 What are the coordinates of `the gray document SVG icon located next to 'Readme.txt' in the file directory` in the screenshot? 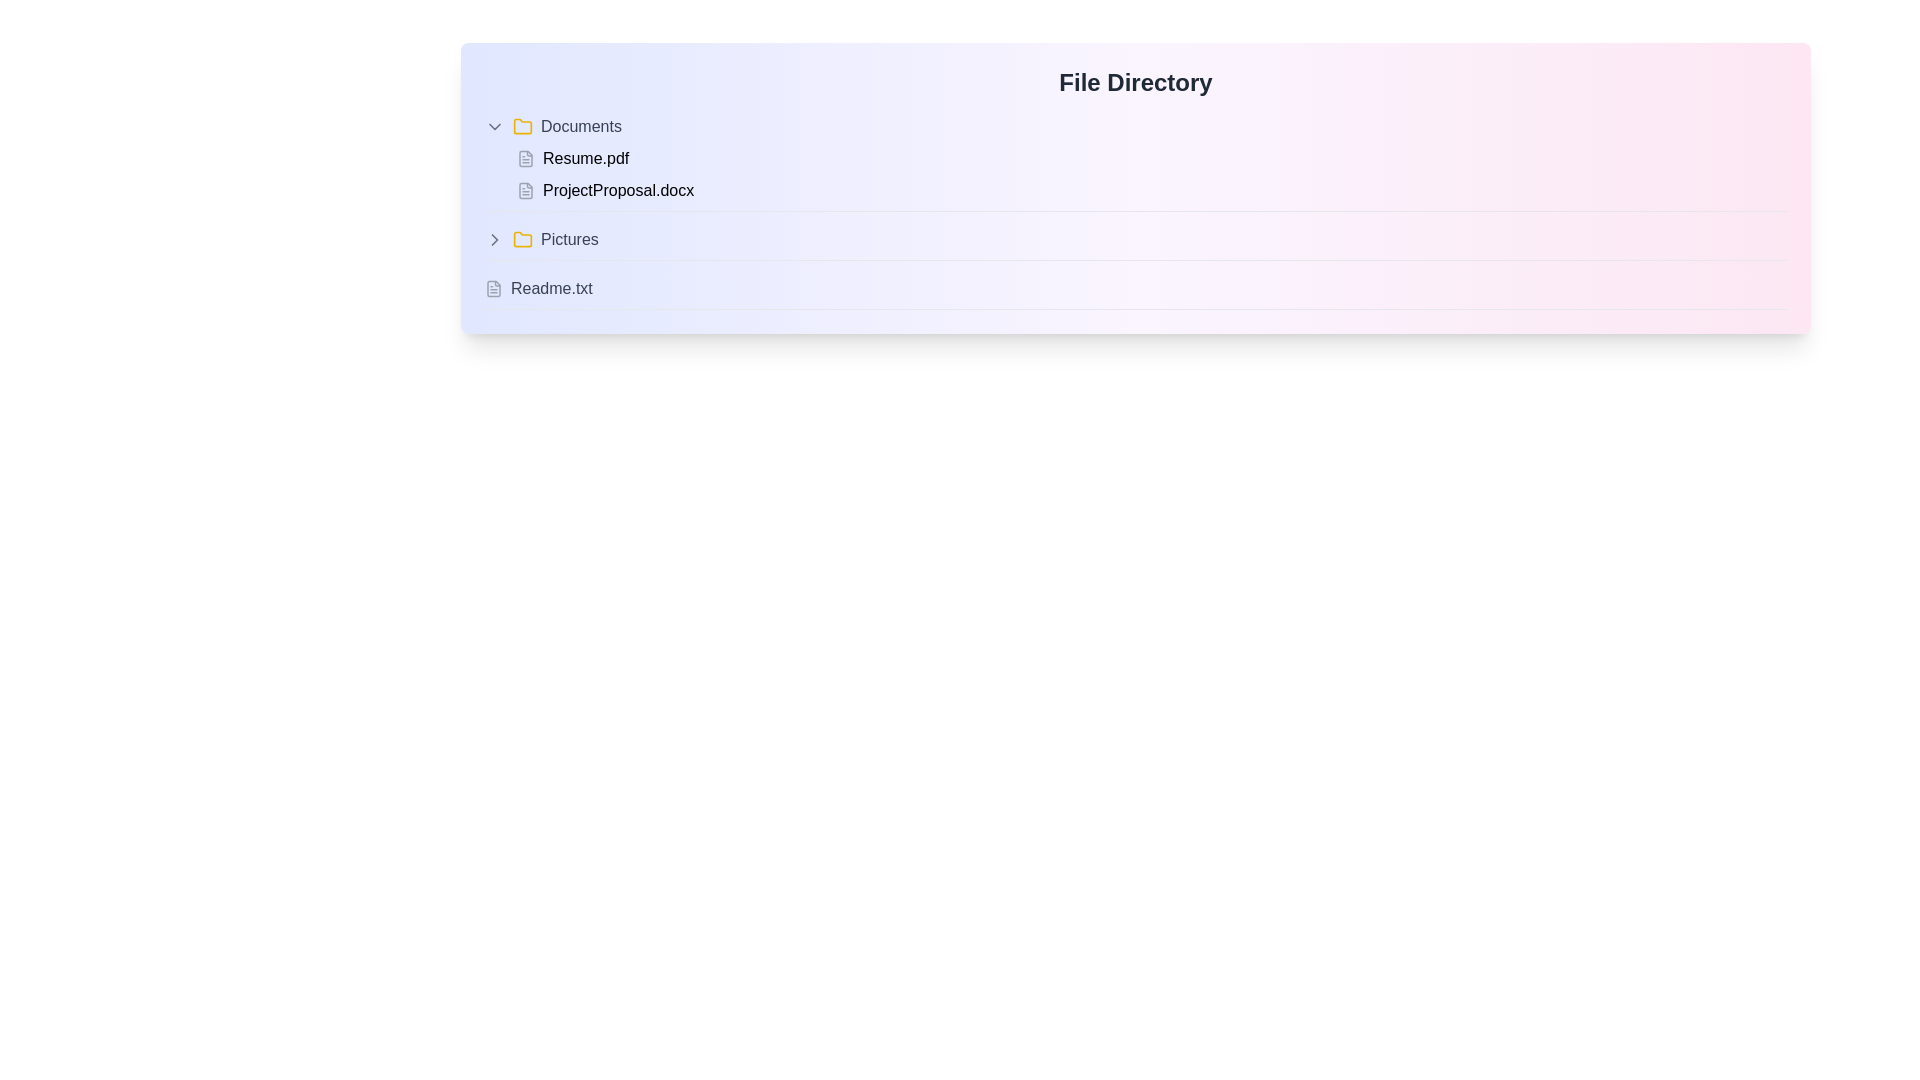 It's located at (494, 289).